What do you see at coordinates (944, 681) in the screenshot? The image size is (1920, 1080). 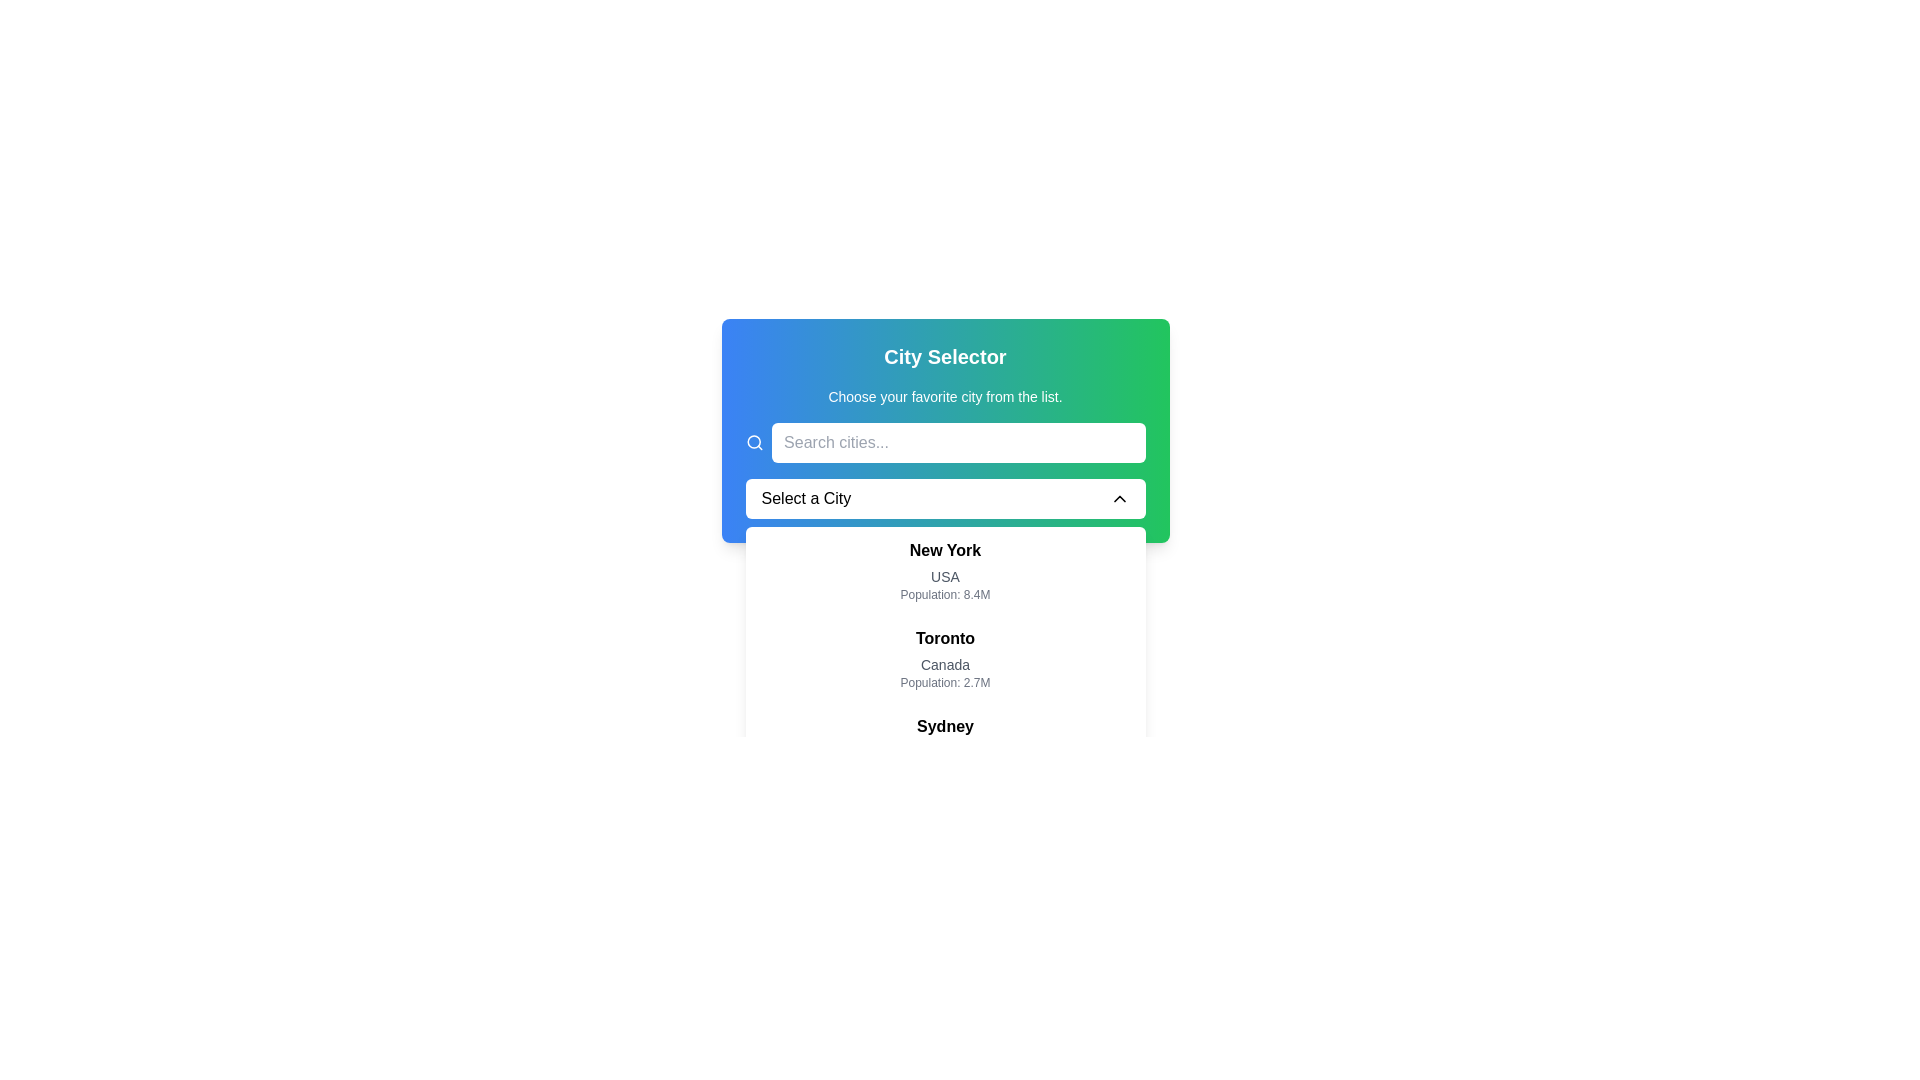 I see `the informational text label about the population of Toronto, located below the 'Canada' text in the dropdown entry, to trigger any available tooltips` at bounding box center [944, 681].